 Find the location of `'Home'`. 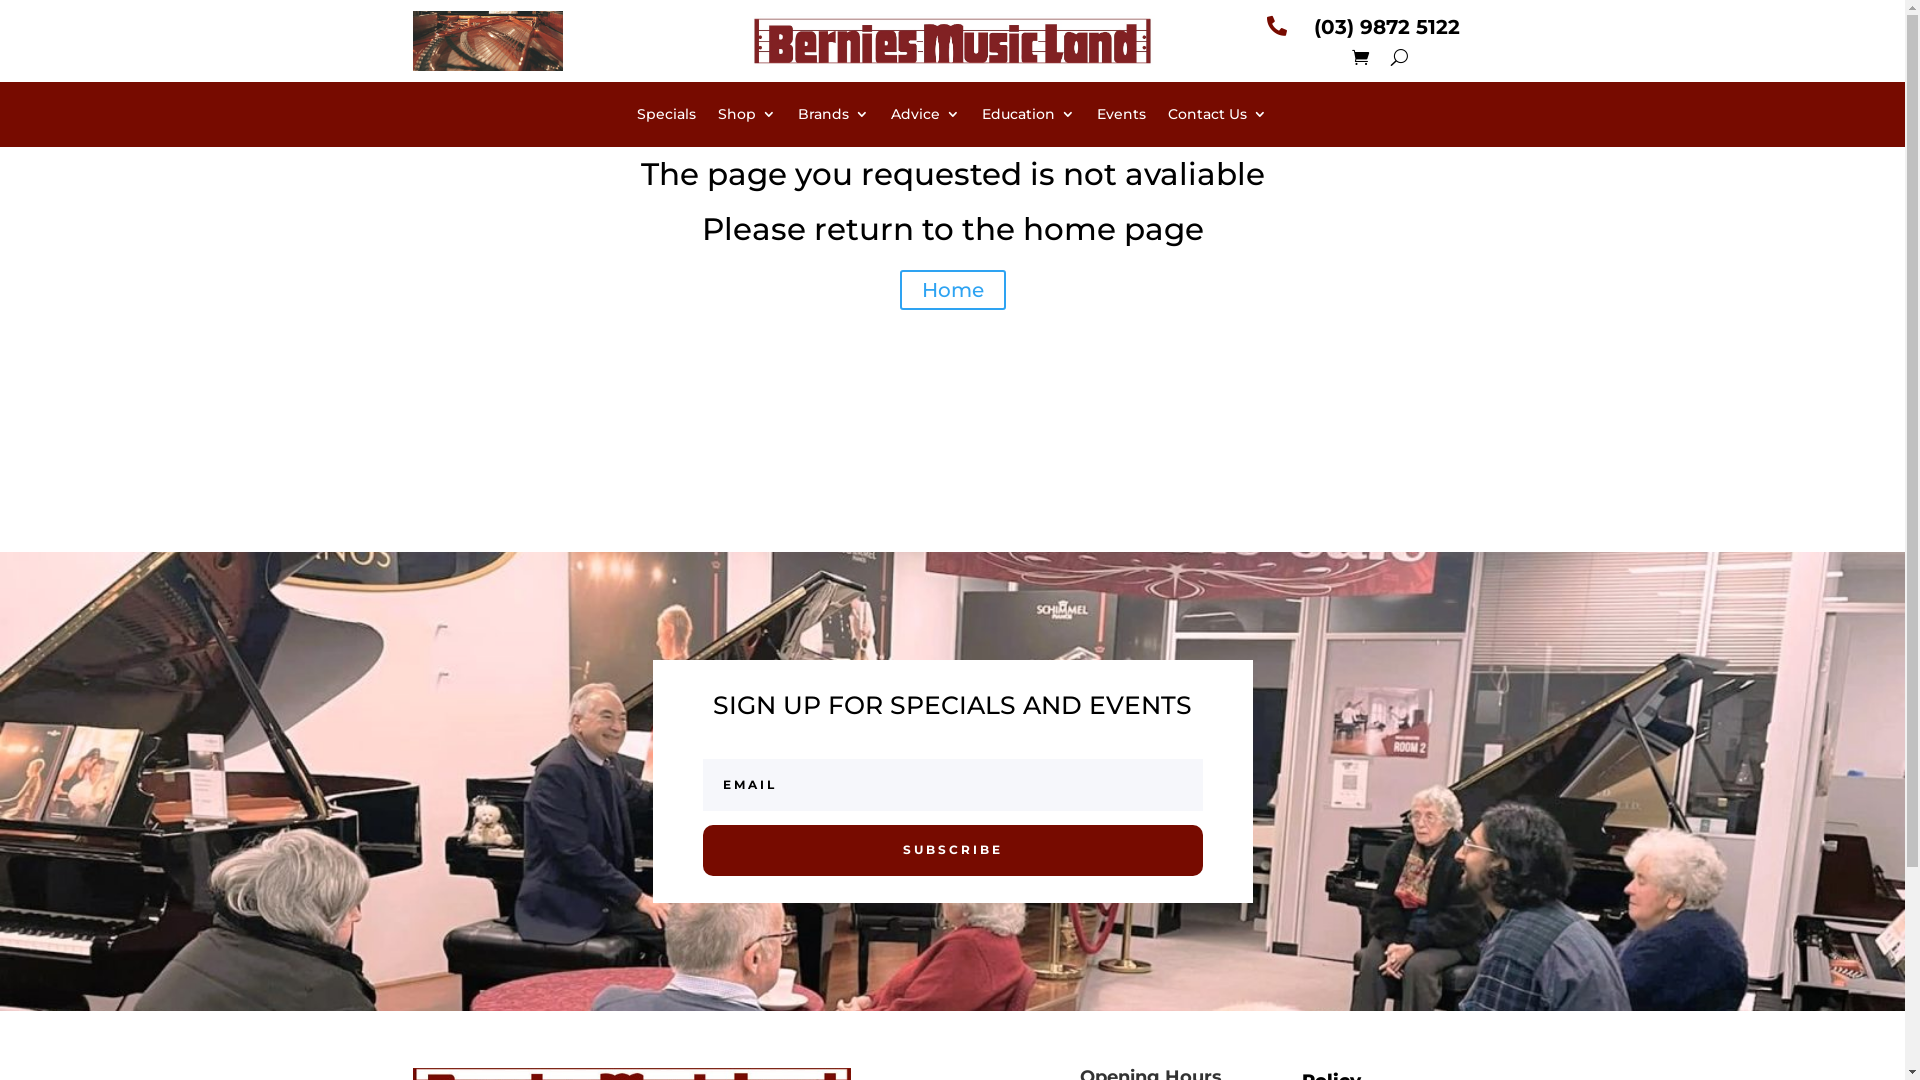

'Home' is located at coordinates (952, 289).